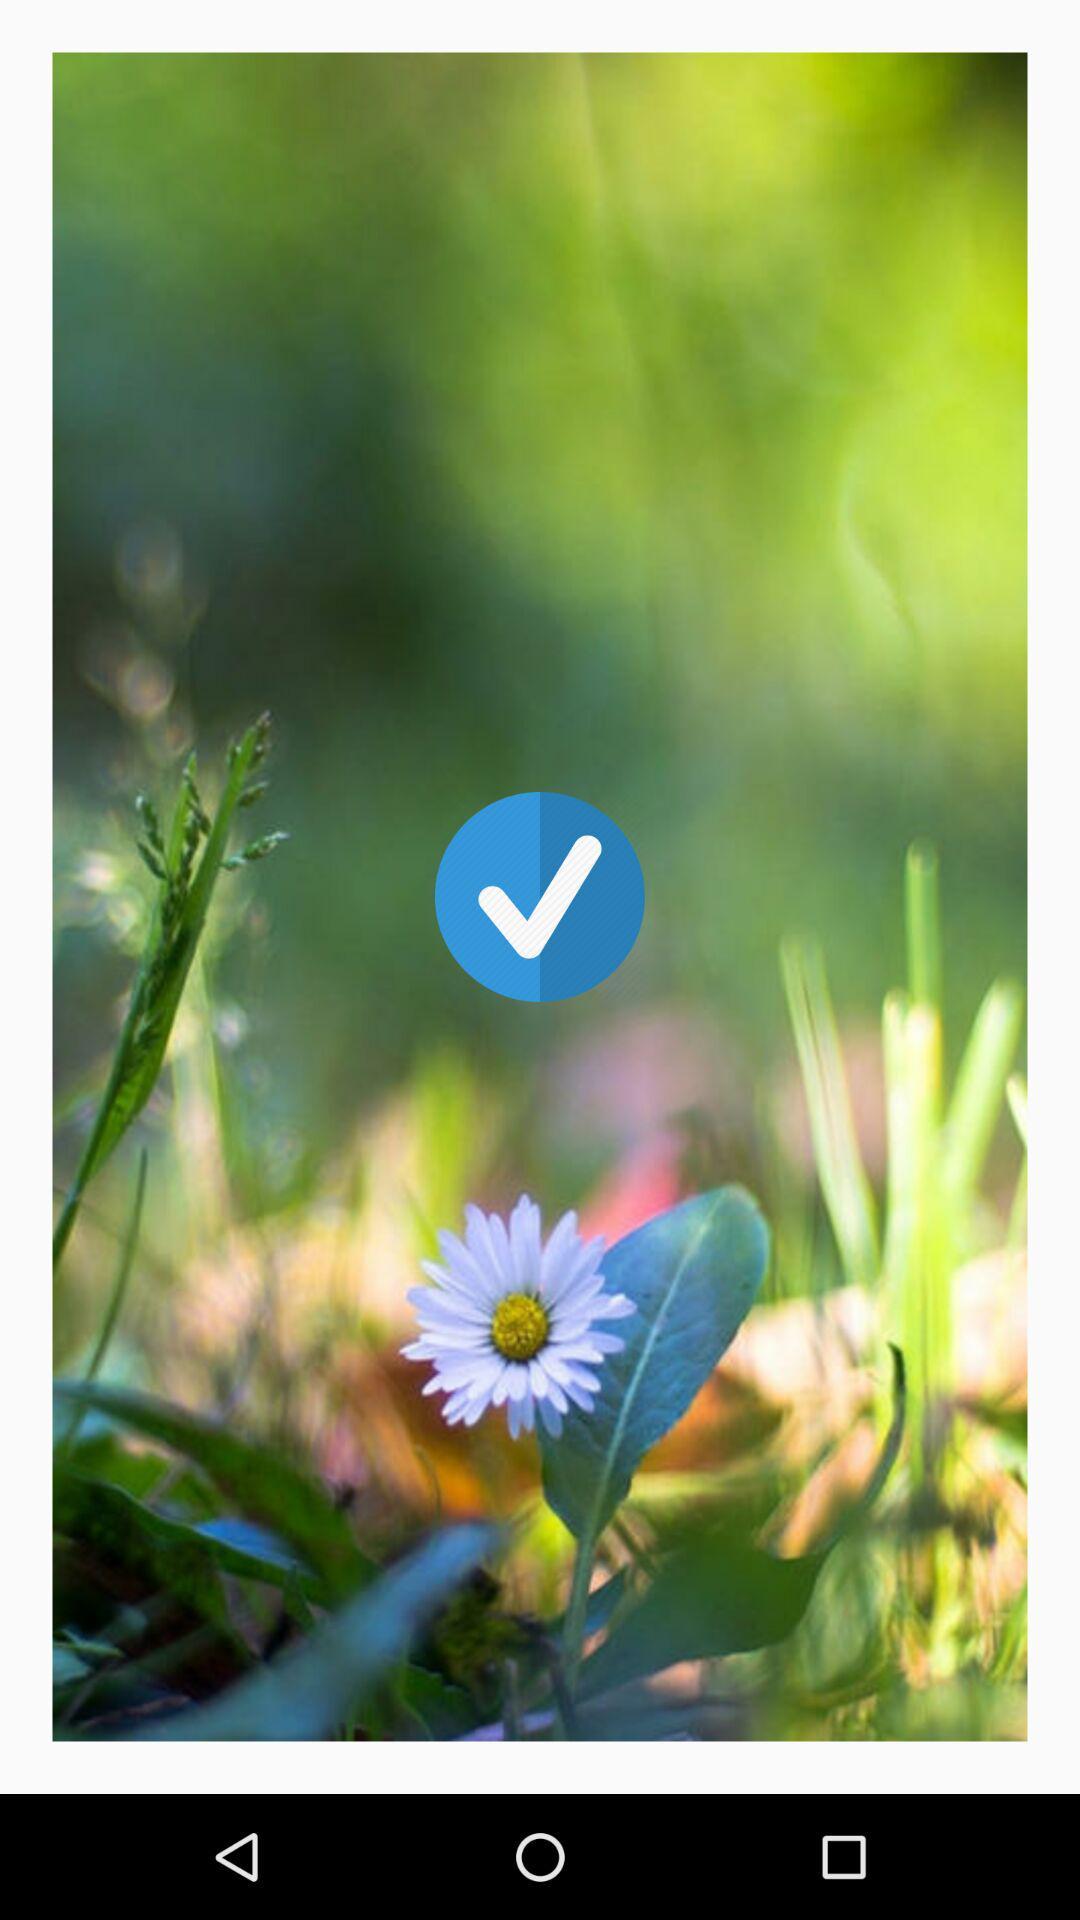 This screenshot has height=1920, width=1080. Describe the element at coordinates (540, 896) in the screenshot. I see `ok button` at that location.